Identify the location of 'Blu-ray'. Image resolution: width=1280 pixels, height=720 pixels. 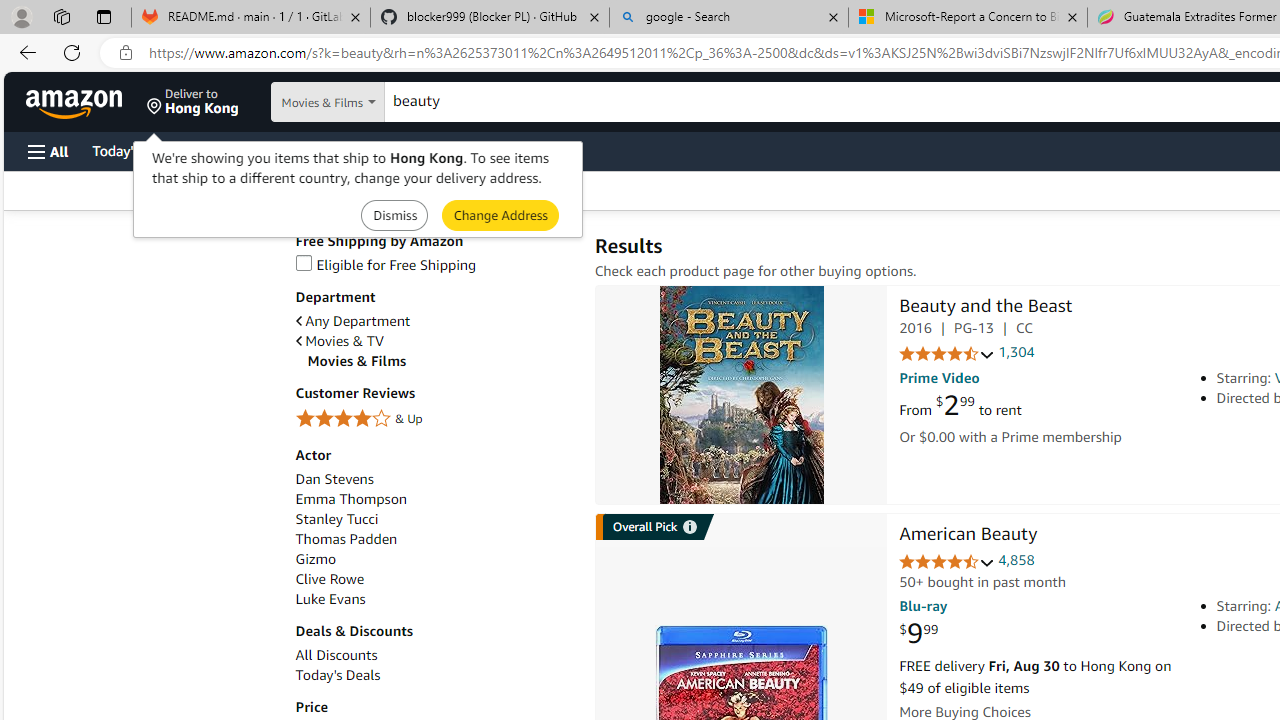
(922, 605).